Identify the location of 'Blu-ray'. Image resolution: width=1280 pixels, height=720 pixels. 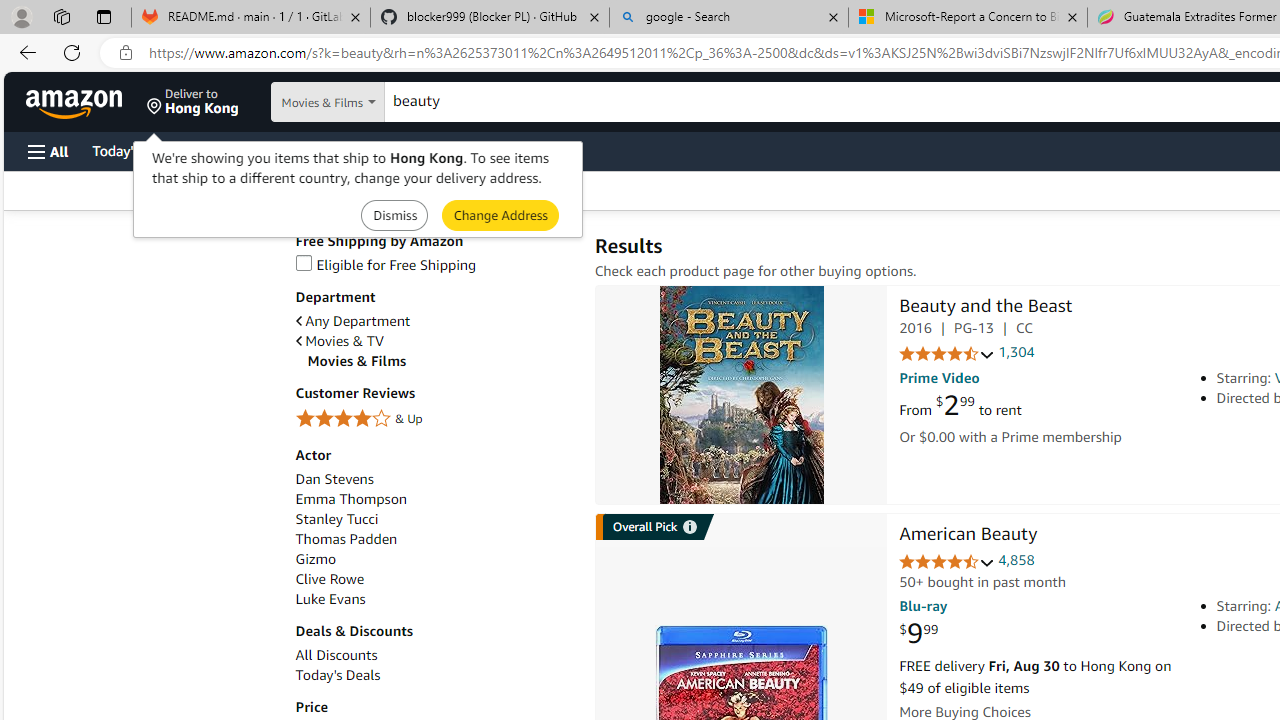
(922, 605).